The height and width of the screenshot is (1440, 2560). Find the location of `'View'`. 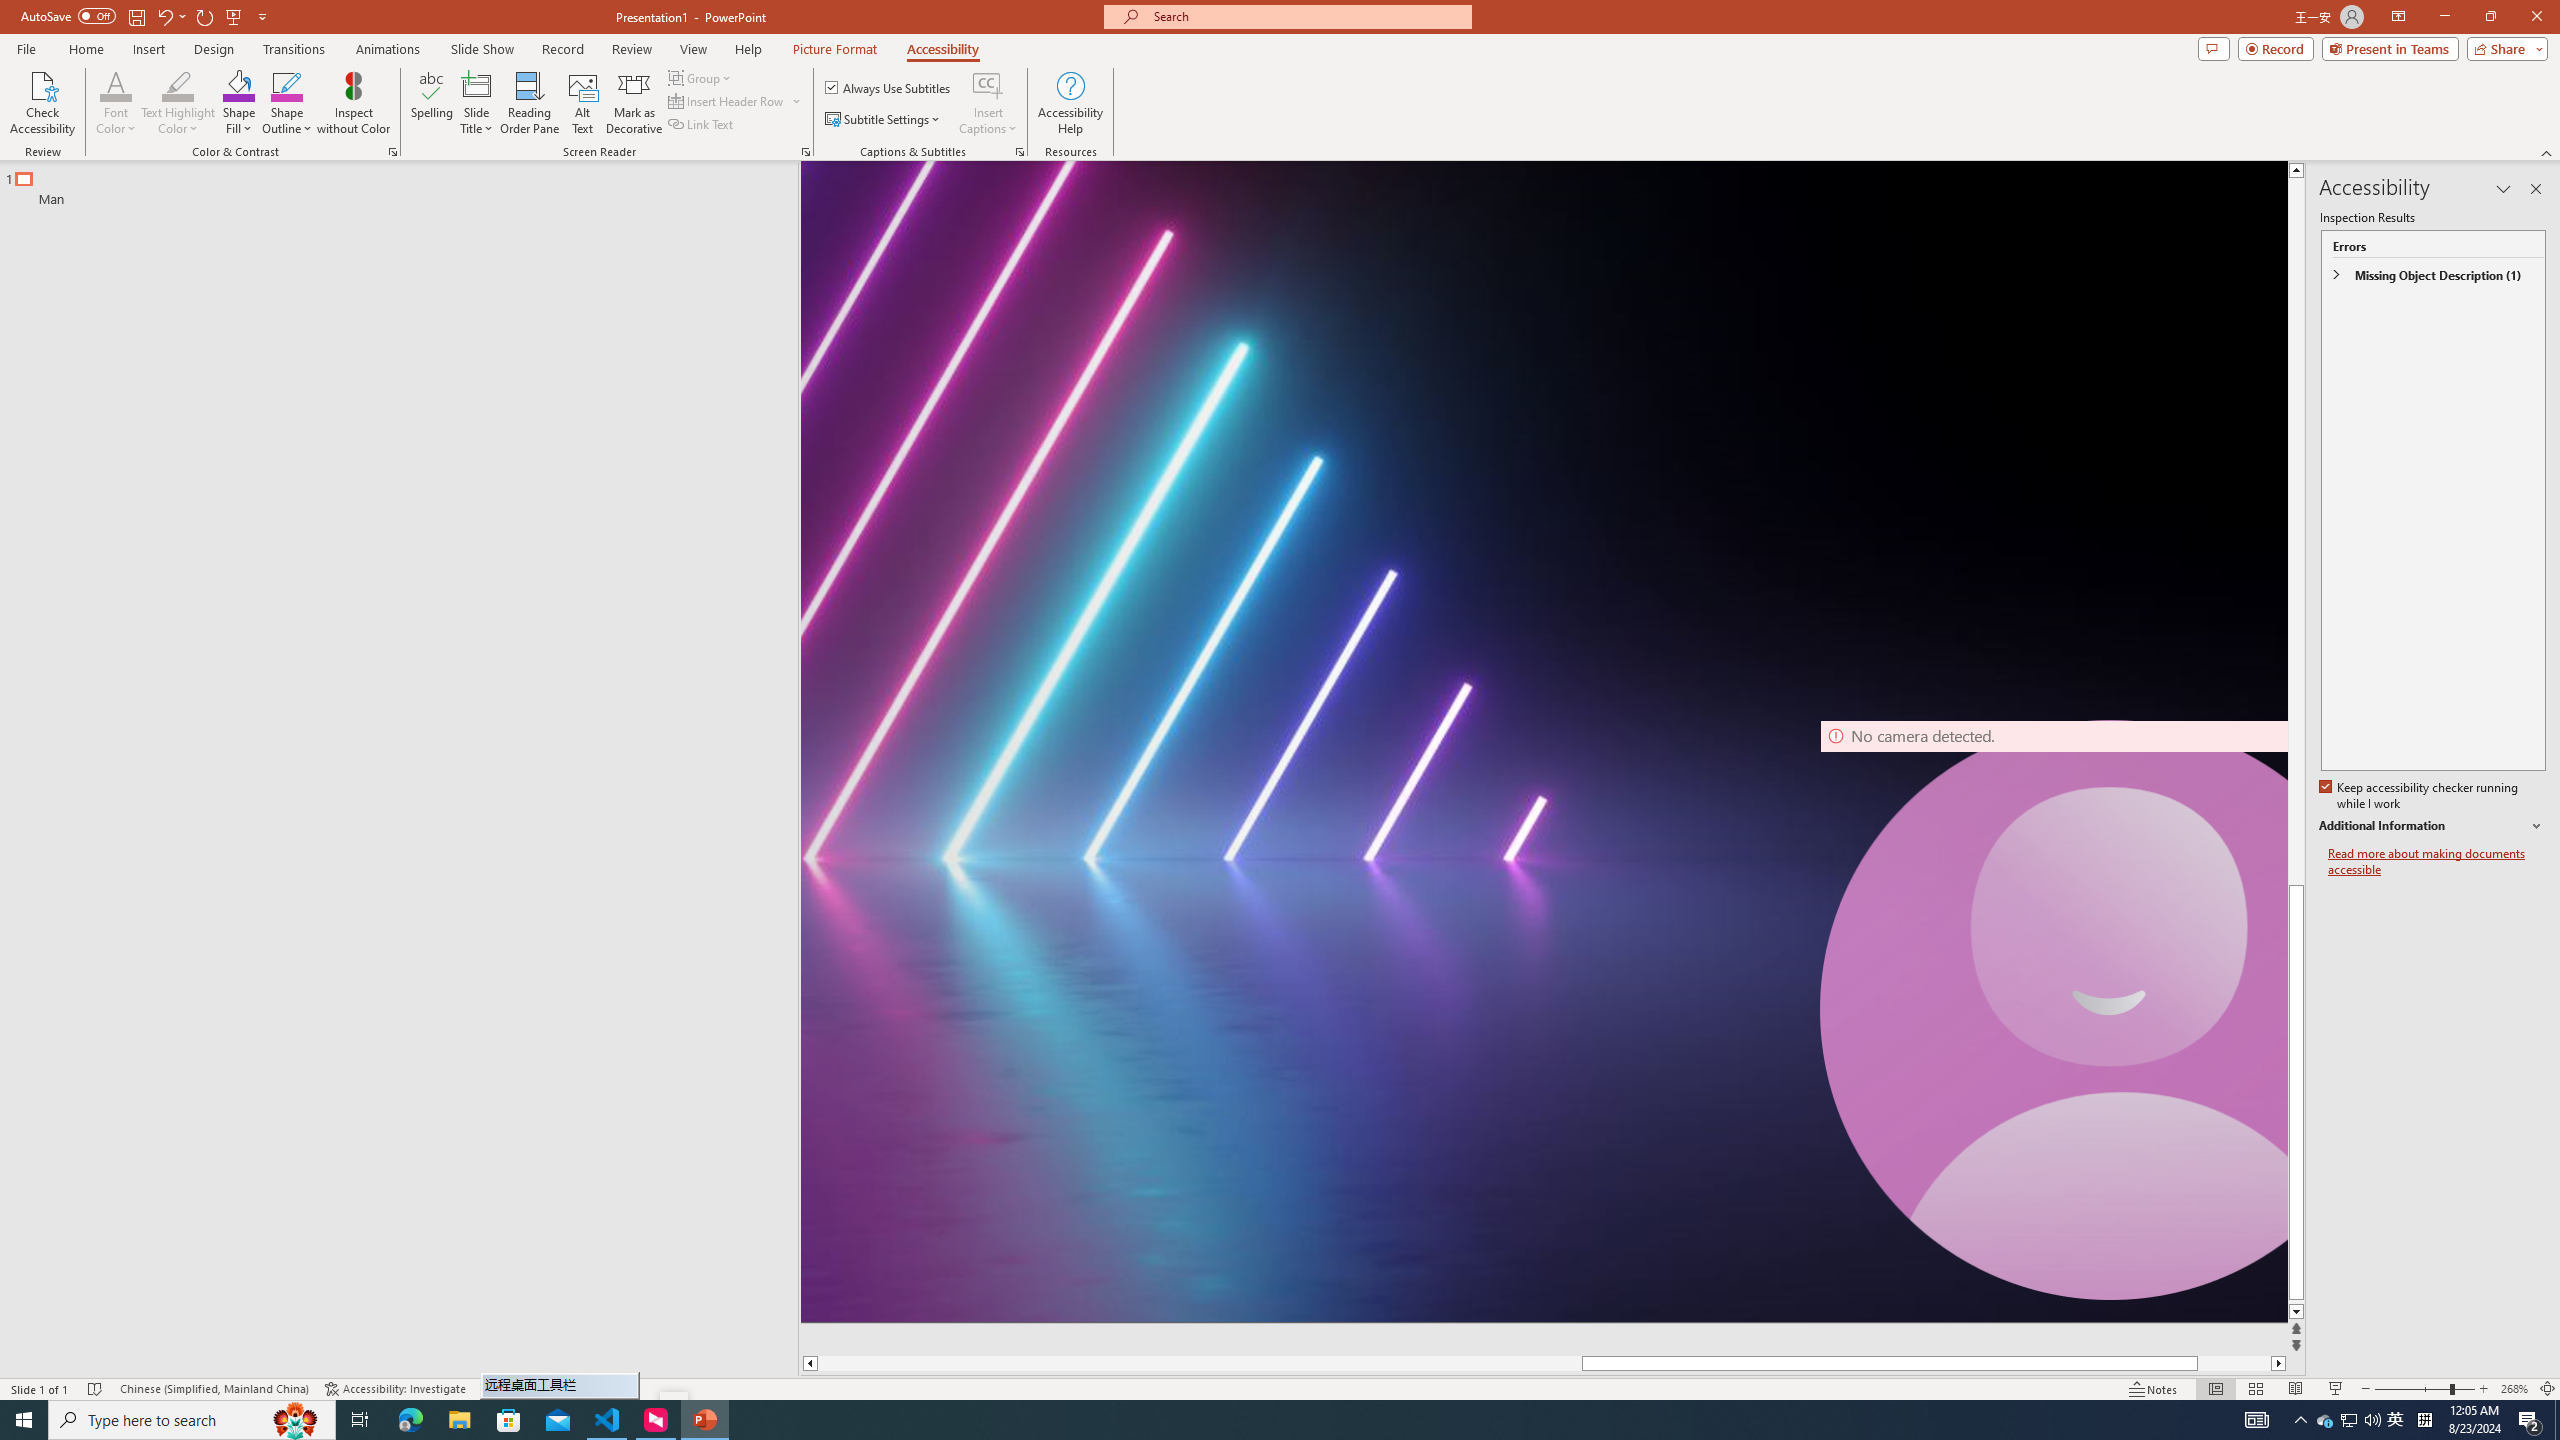

'View' is located at coordinates (694, 49).